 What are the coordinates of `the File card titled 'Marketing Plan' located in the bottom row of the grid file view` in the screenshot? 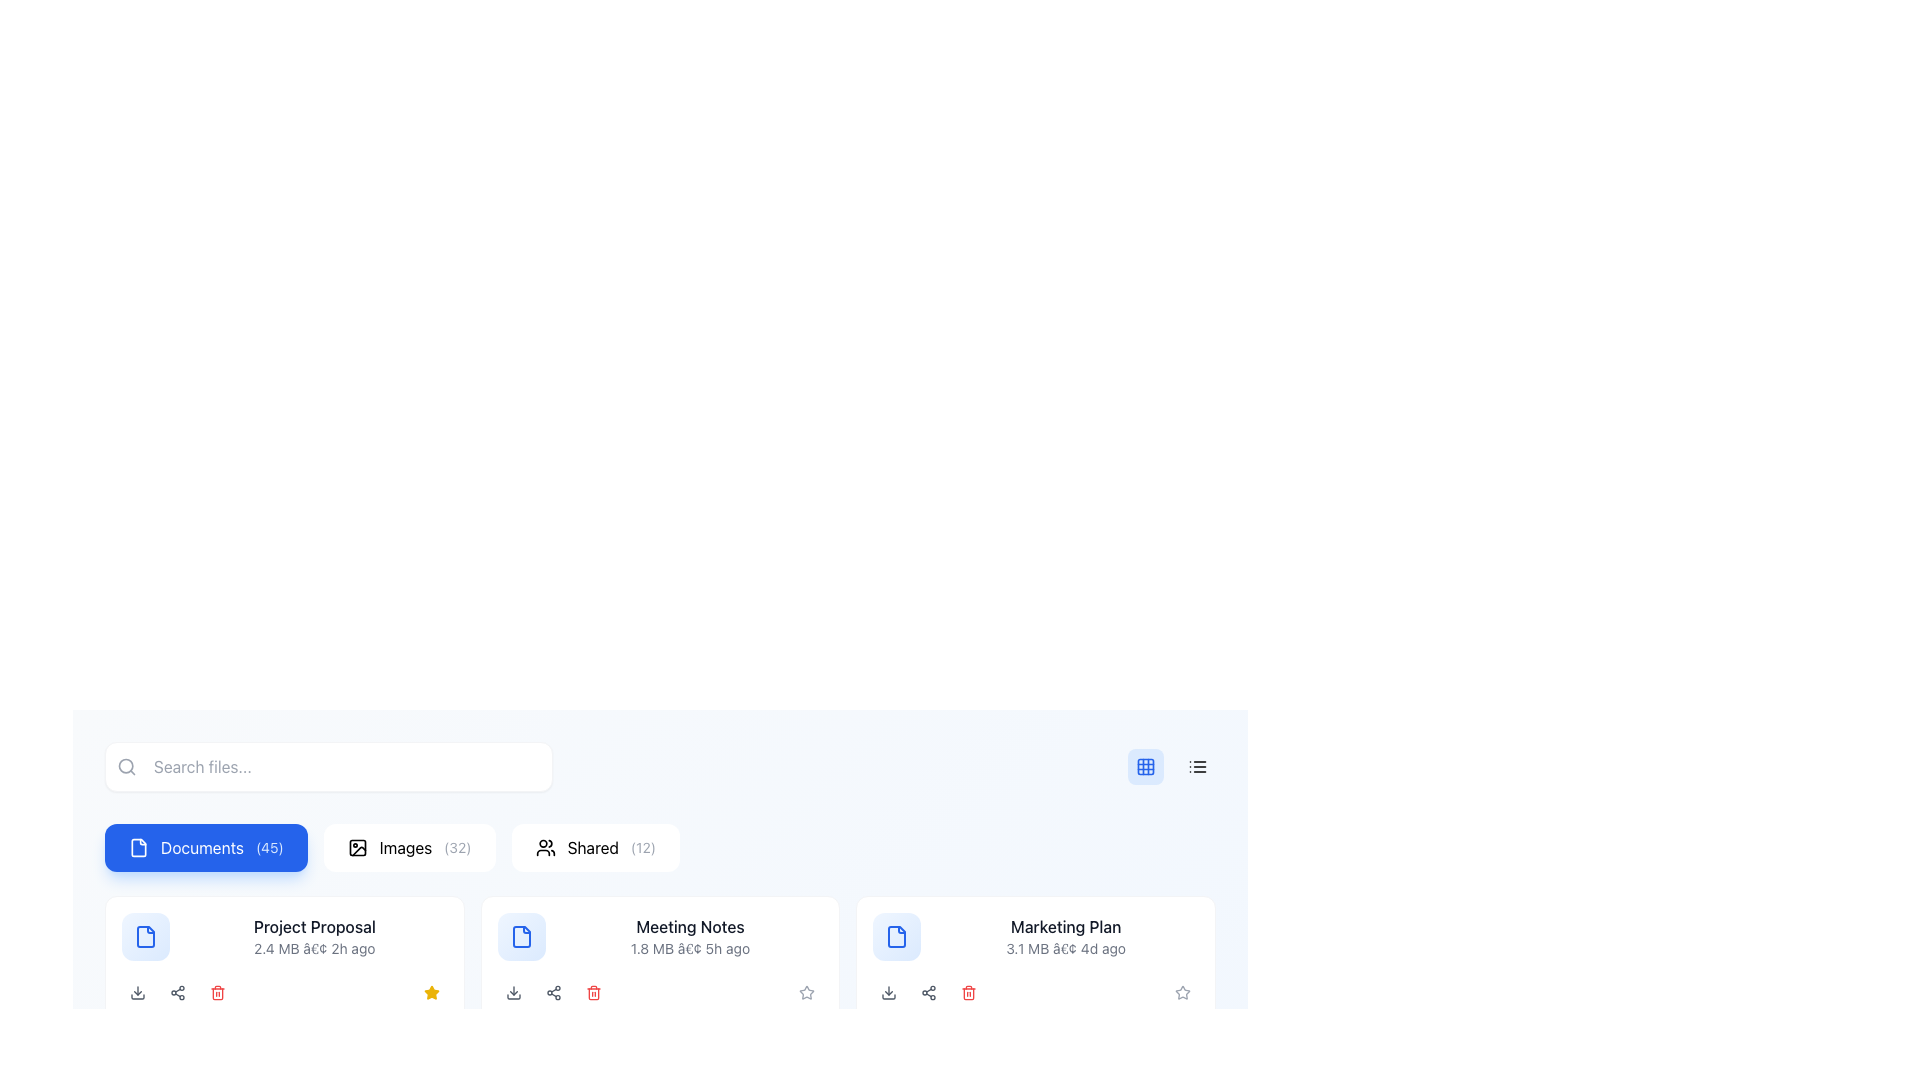 It's located at (1036, 937).